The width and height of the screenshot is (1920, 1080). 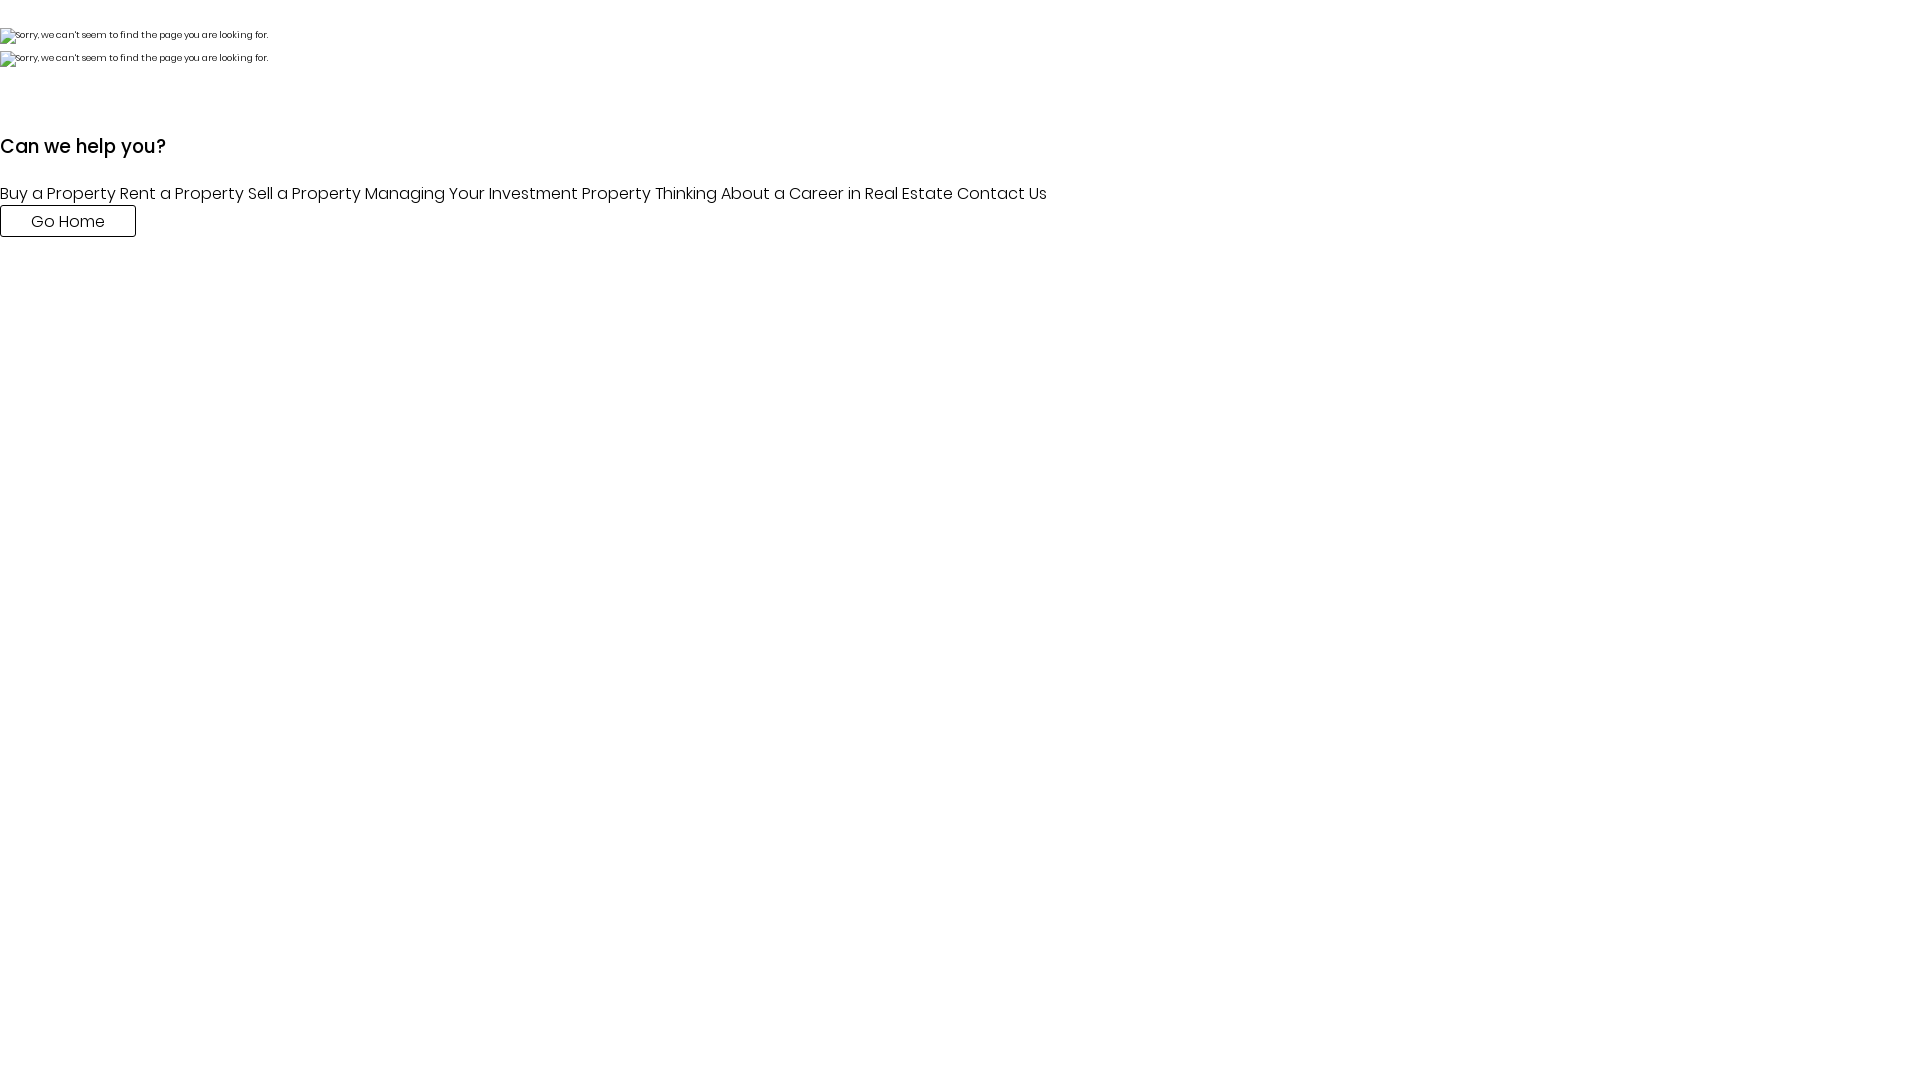 I want to click on 'Go Home', so click(x=67, y=220).